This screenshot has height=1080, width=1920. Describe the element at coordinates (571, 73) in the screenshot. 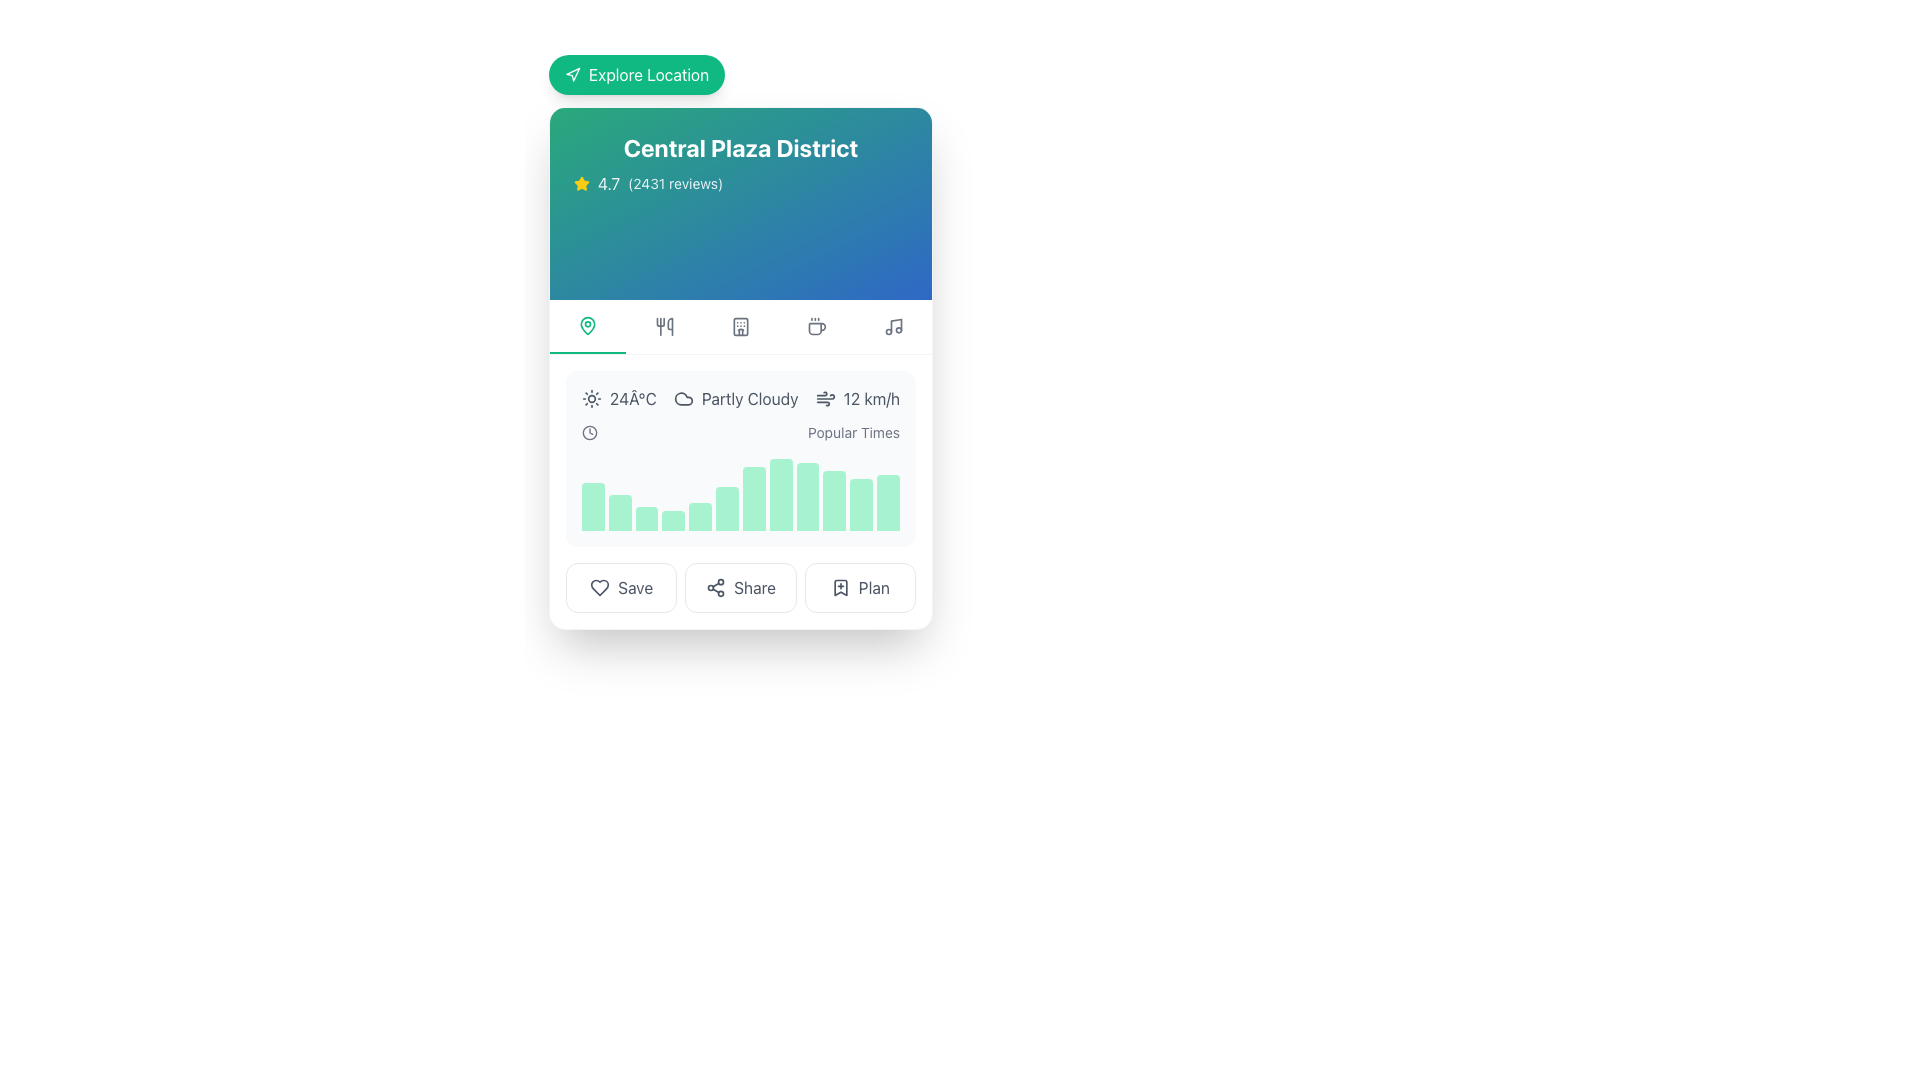

I see `the 'Explore Location' button, which contains a navigation icon located at the top-left of the card interface` at that location.